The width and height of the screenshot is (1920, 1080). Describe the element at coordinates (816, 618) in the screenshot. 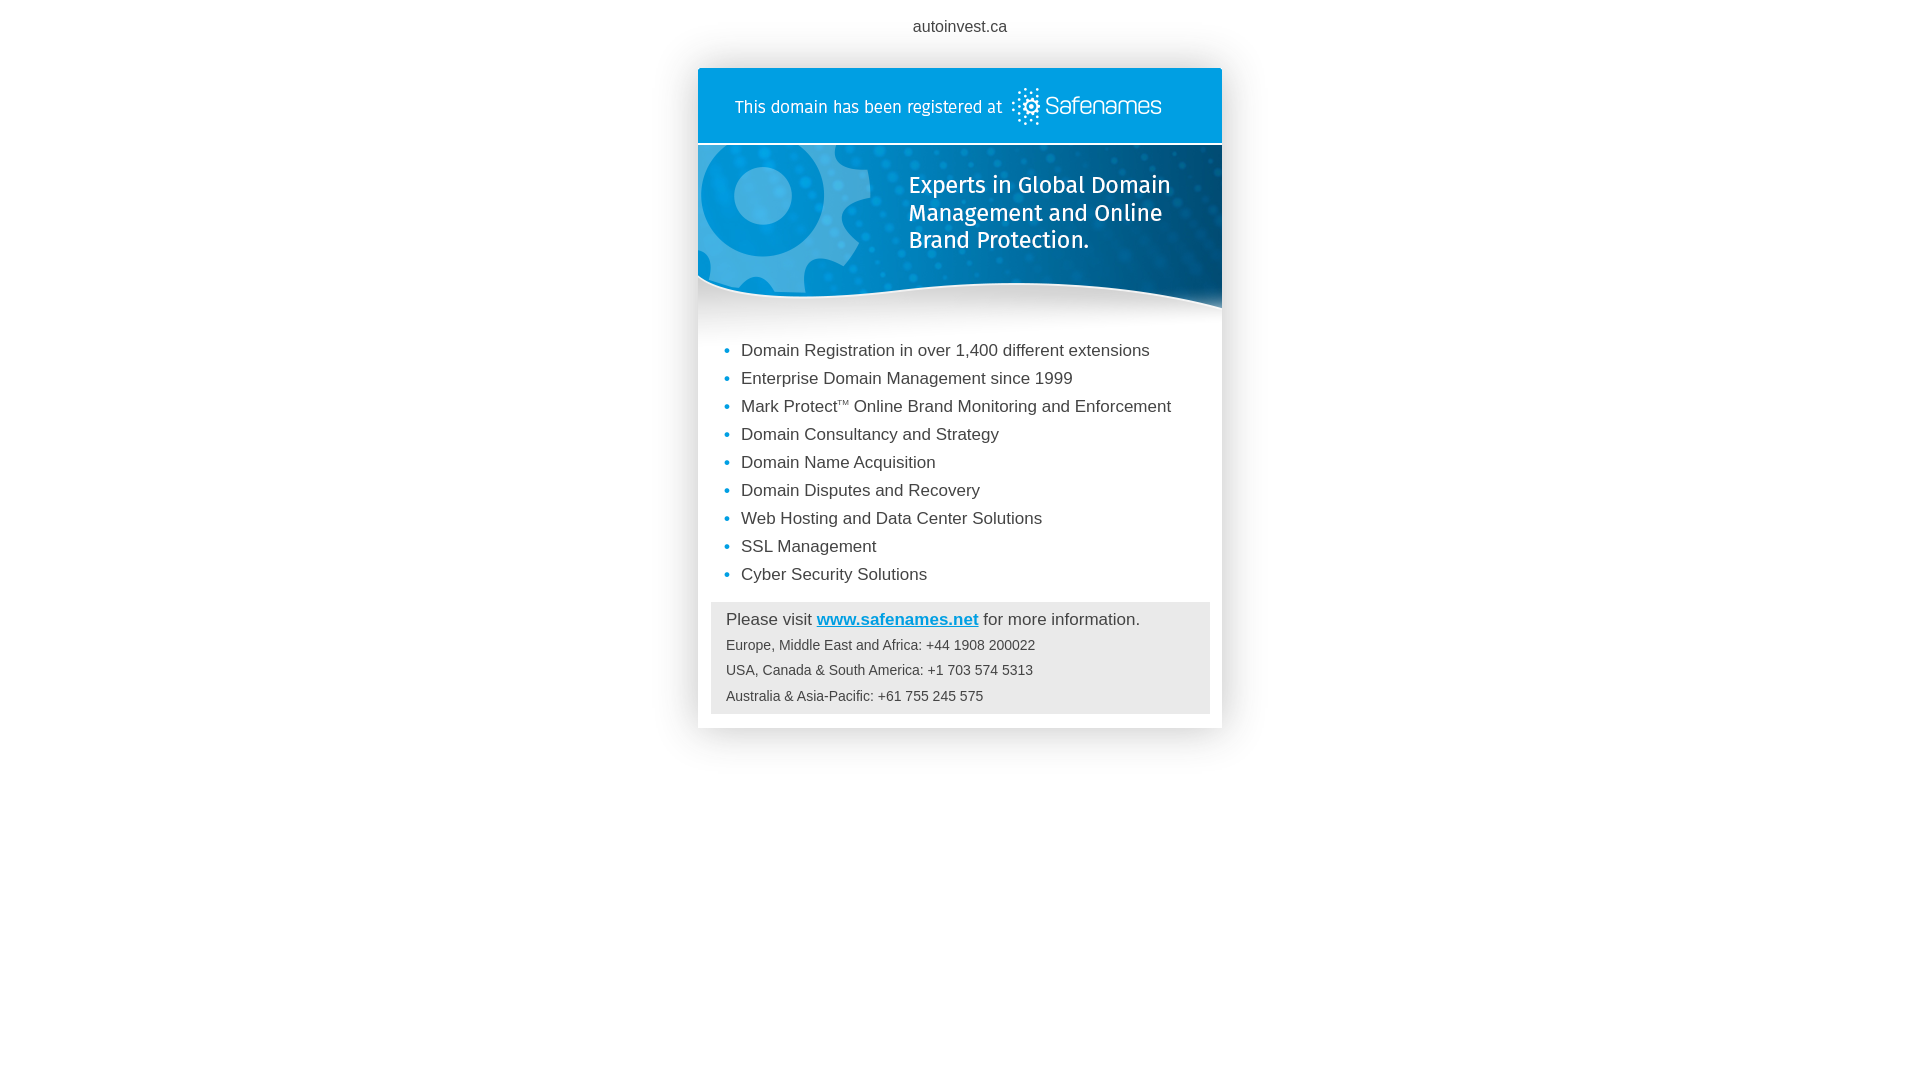

I see `'www.safenames.net'` at that location.